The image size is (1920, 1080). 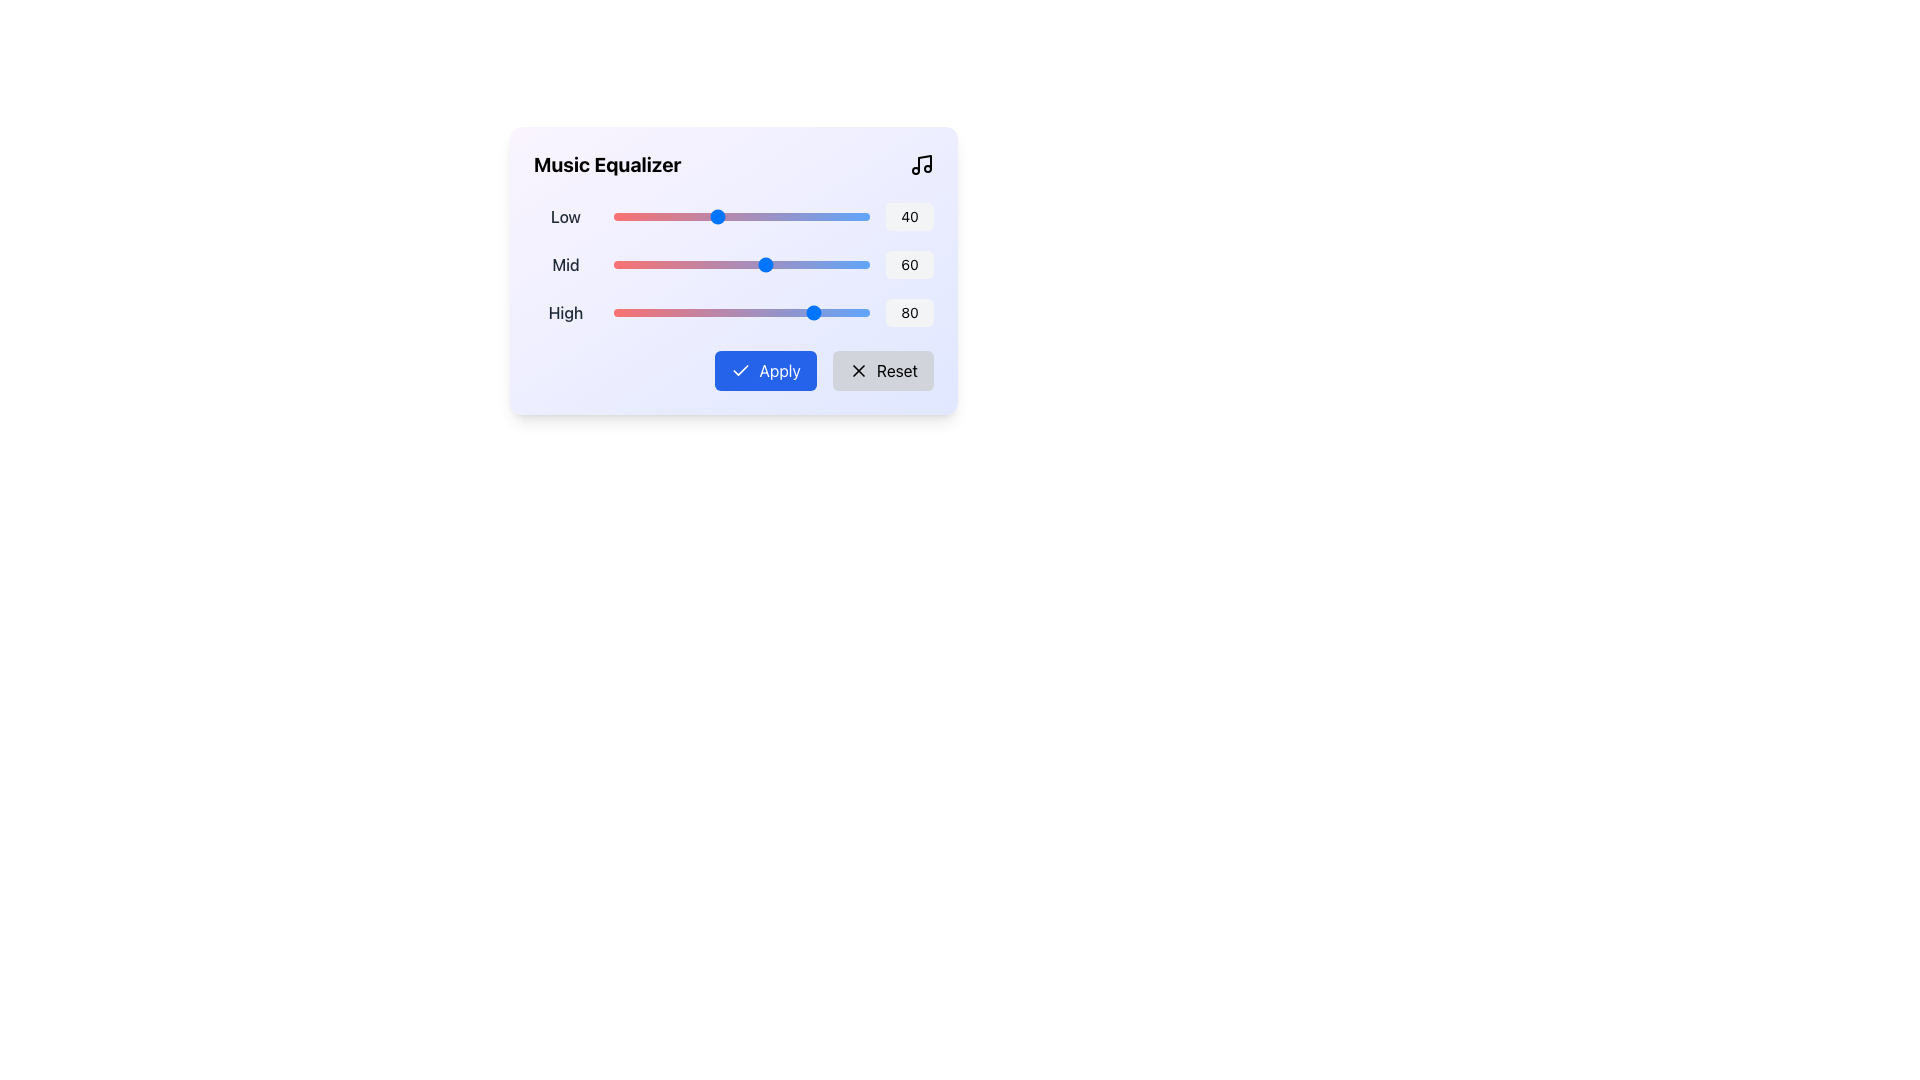 I want to click on the 'Mid' equalizer slider, so click(x=625, y=264).